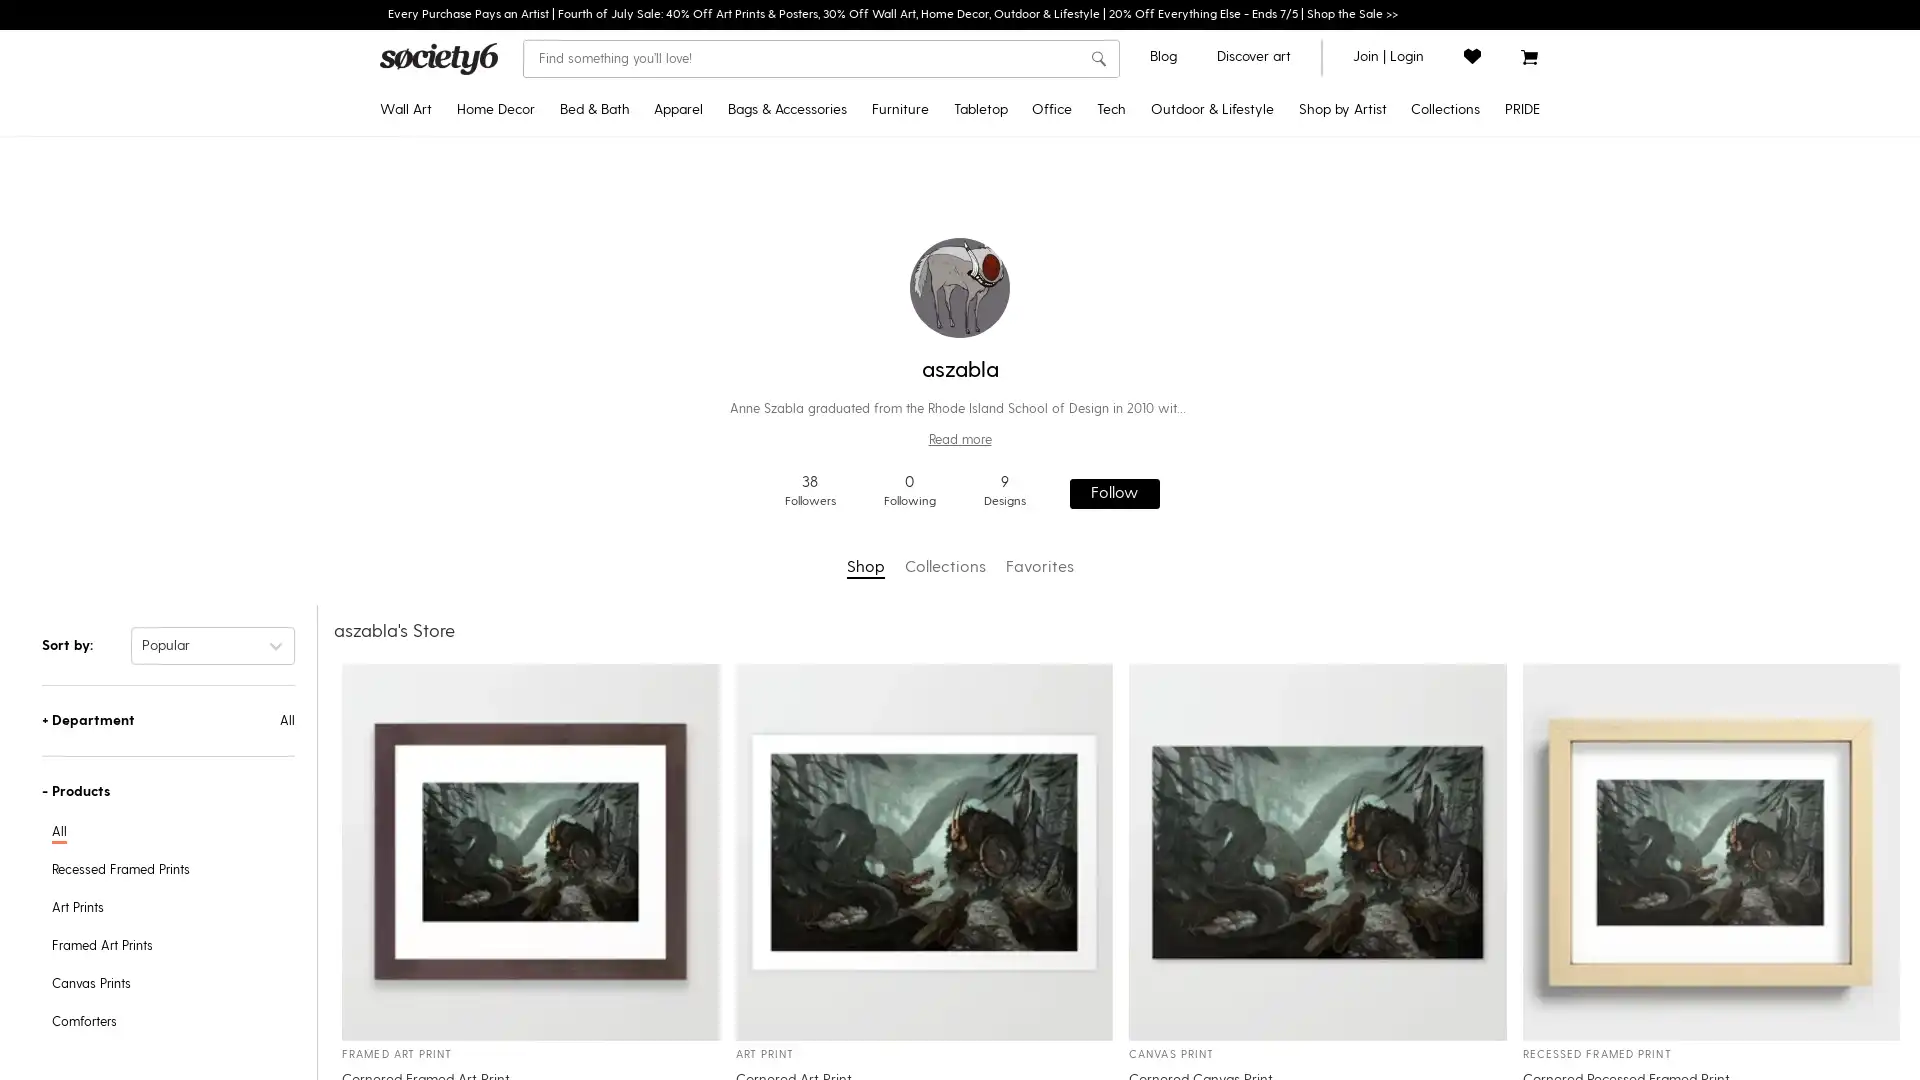 The image size is (1920, 1080). I want to click on Pencil Cases, so click(1101, 353).